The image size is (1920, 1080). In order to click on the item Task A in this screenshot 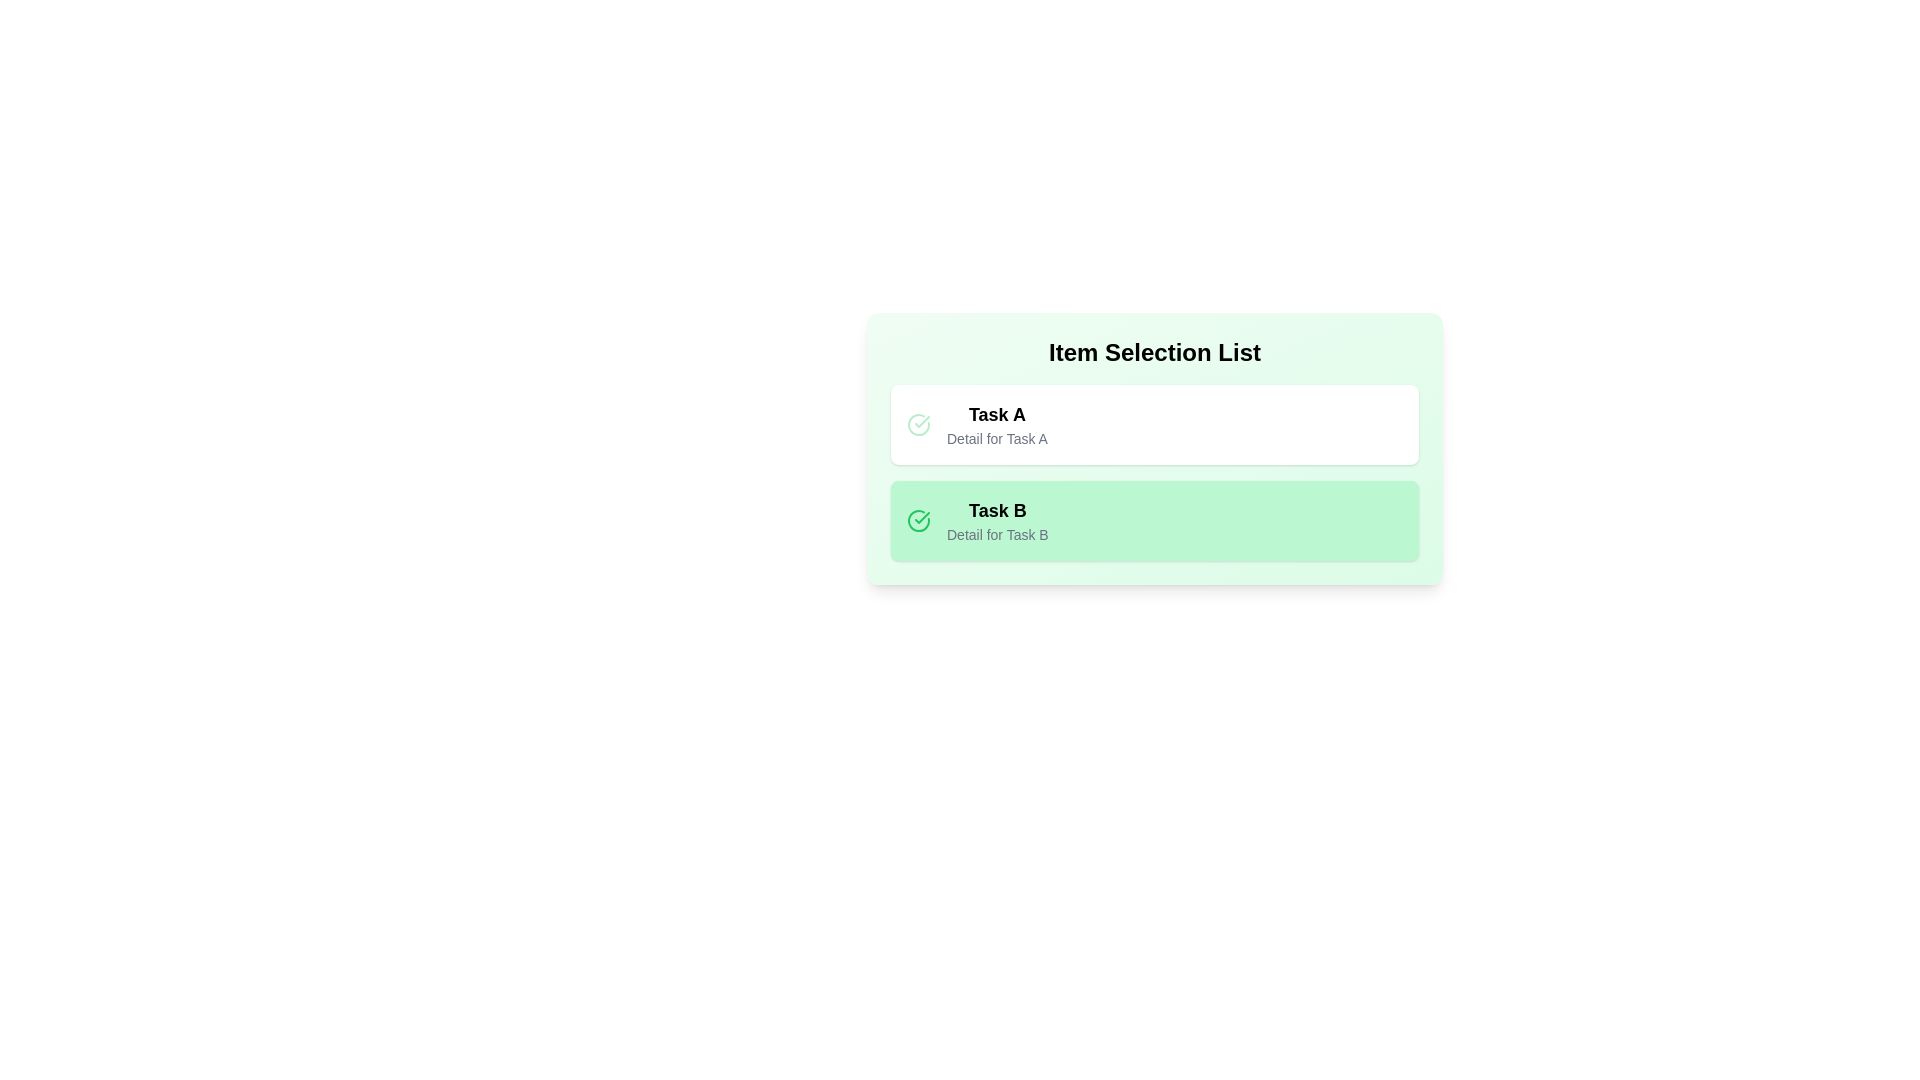, I will do `click(1155, 423)`.